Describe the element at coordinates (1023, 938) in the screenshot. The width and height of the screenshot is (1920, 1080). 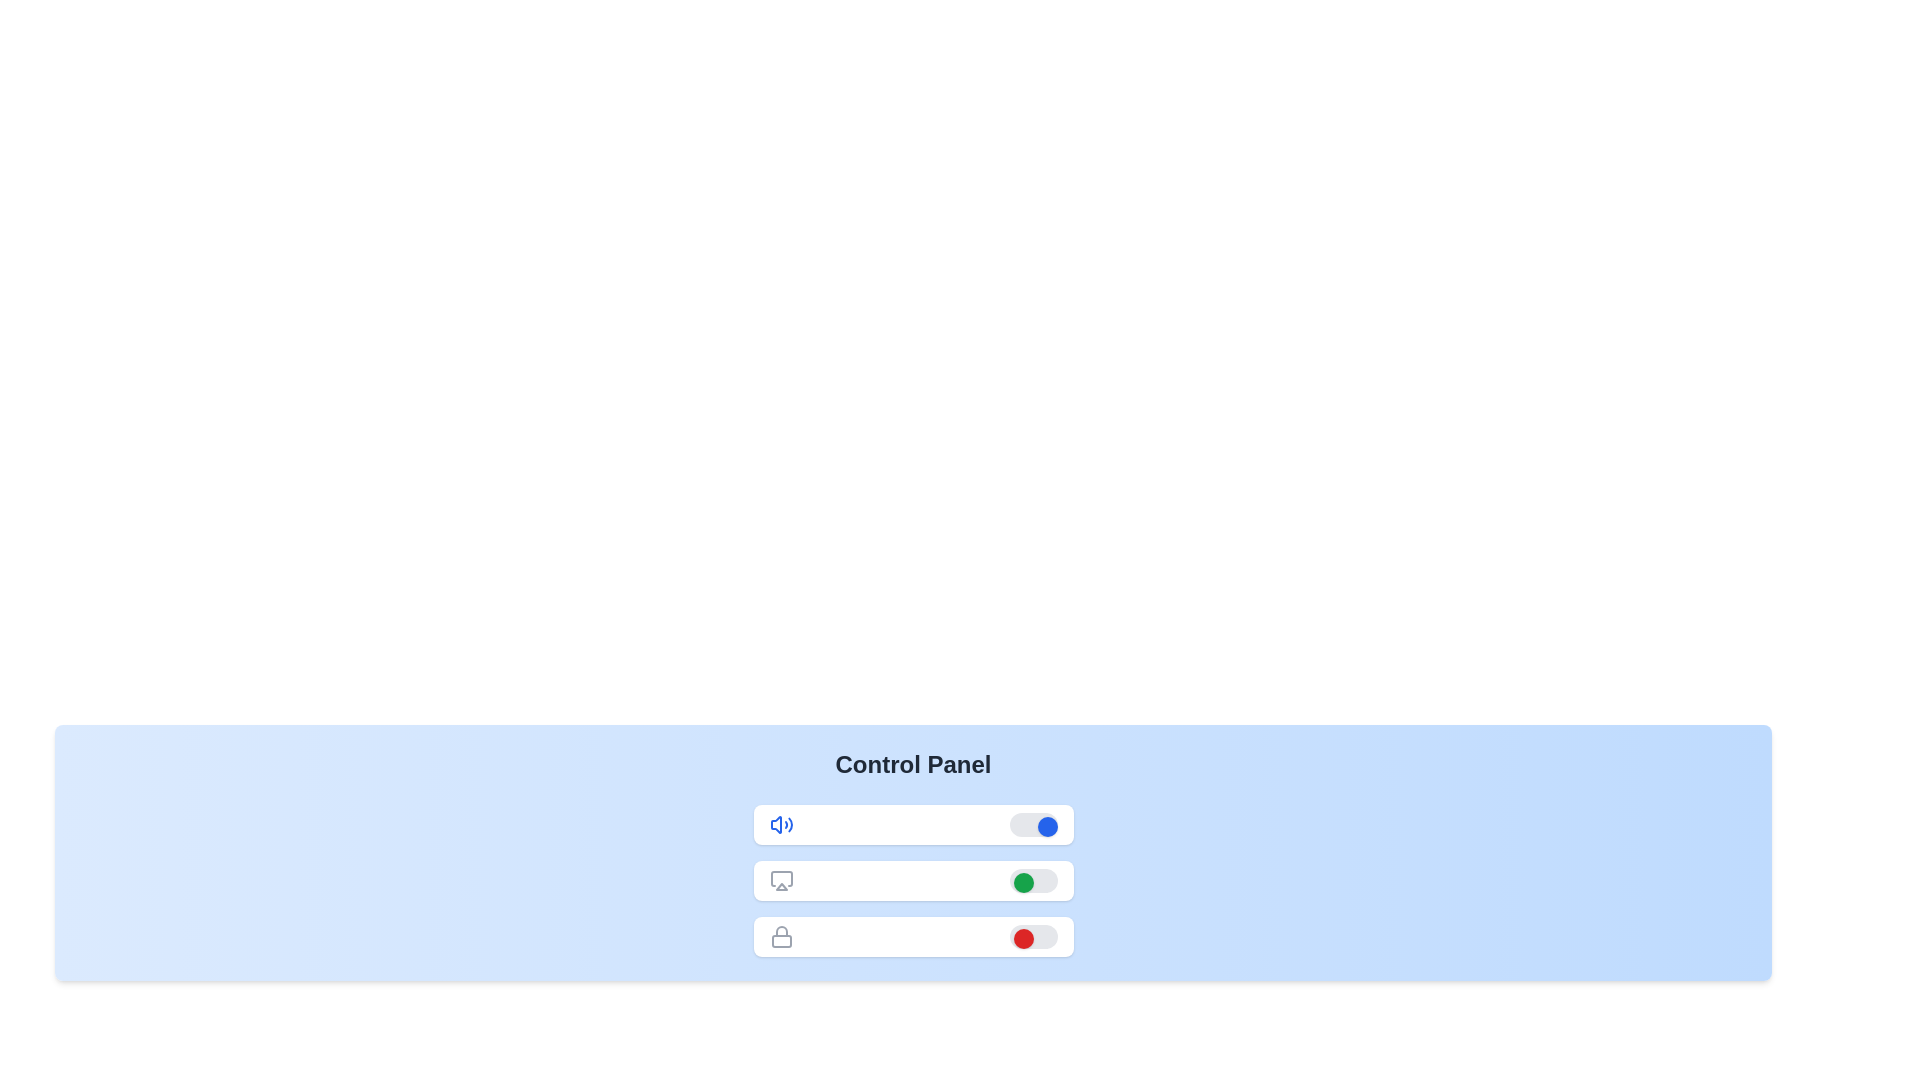
I see `the toggle indicator on the right side of the third toggle switch in the control panel to switch states` at that location.